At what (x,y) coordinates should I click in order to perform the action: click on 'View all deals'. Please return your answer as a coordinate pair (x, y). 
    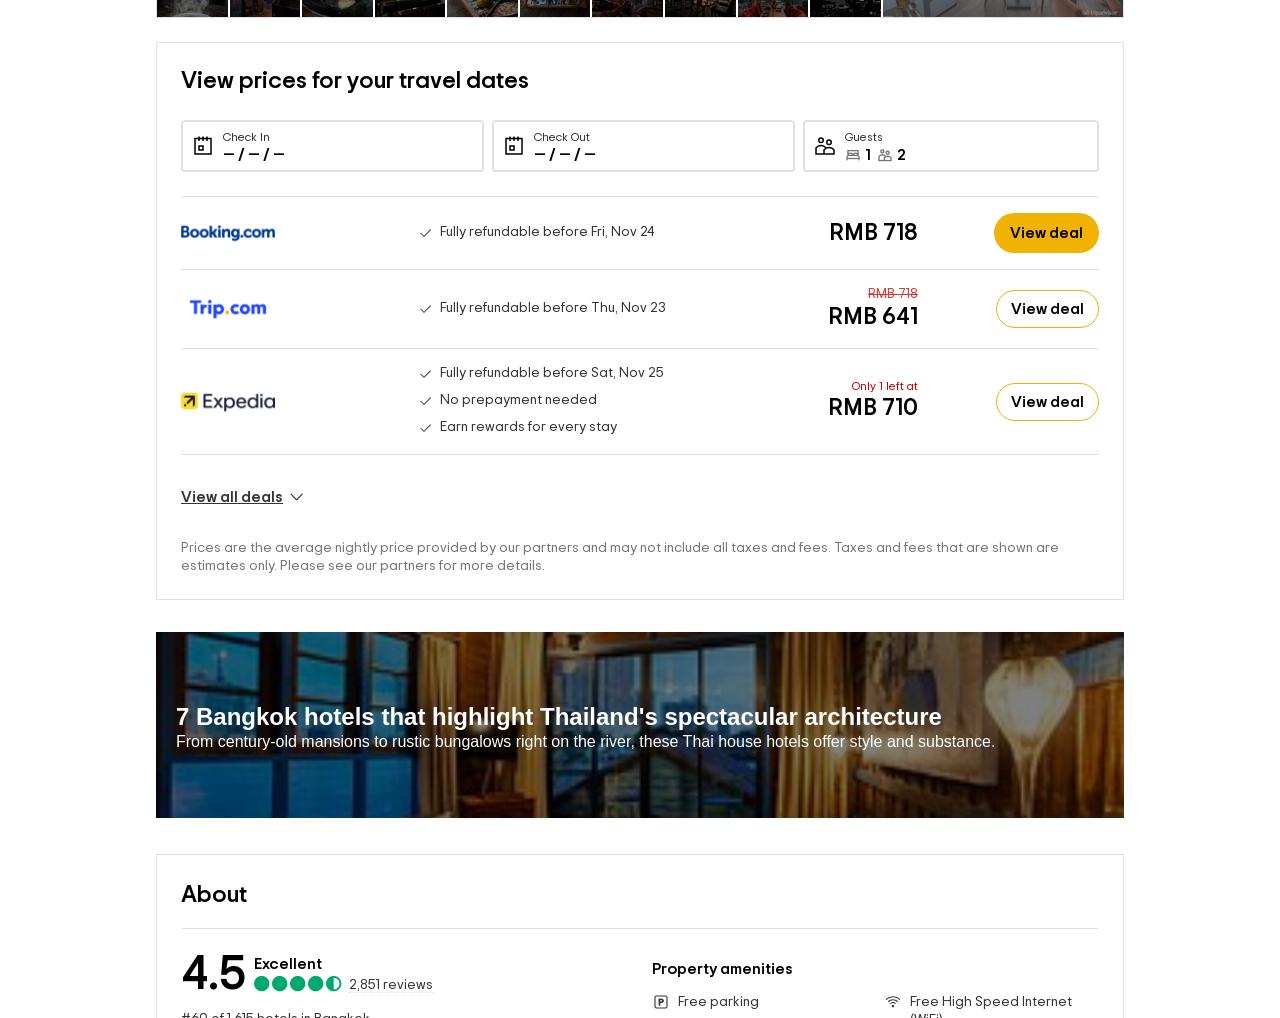
    Looking at the image, I should click on (232, 465).